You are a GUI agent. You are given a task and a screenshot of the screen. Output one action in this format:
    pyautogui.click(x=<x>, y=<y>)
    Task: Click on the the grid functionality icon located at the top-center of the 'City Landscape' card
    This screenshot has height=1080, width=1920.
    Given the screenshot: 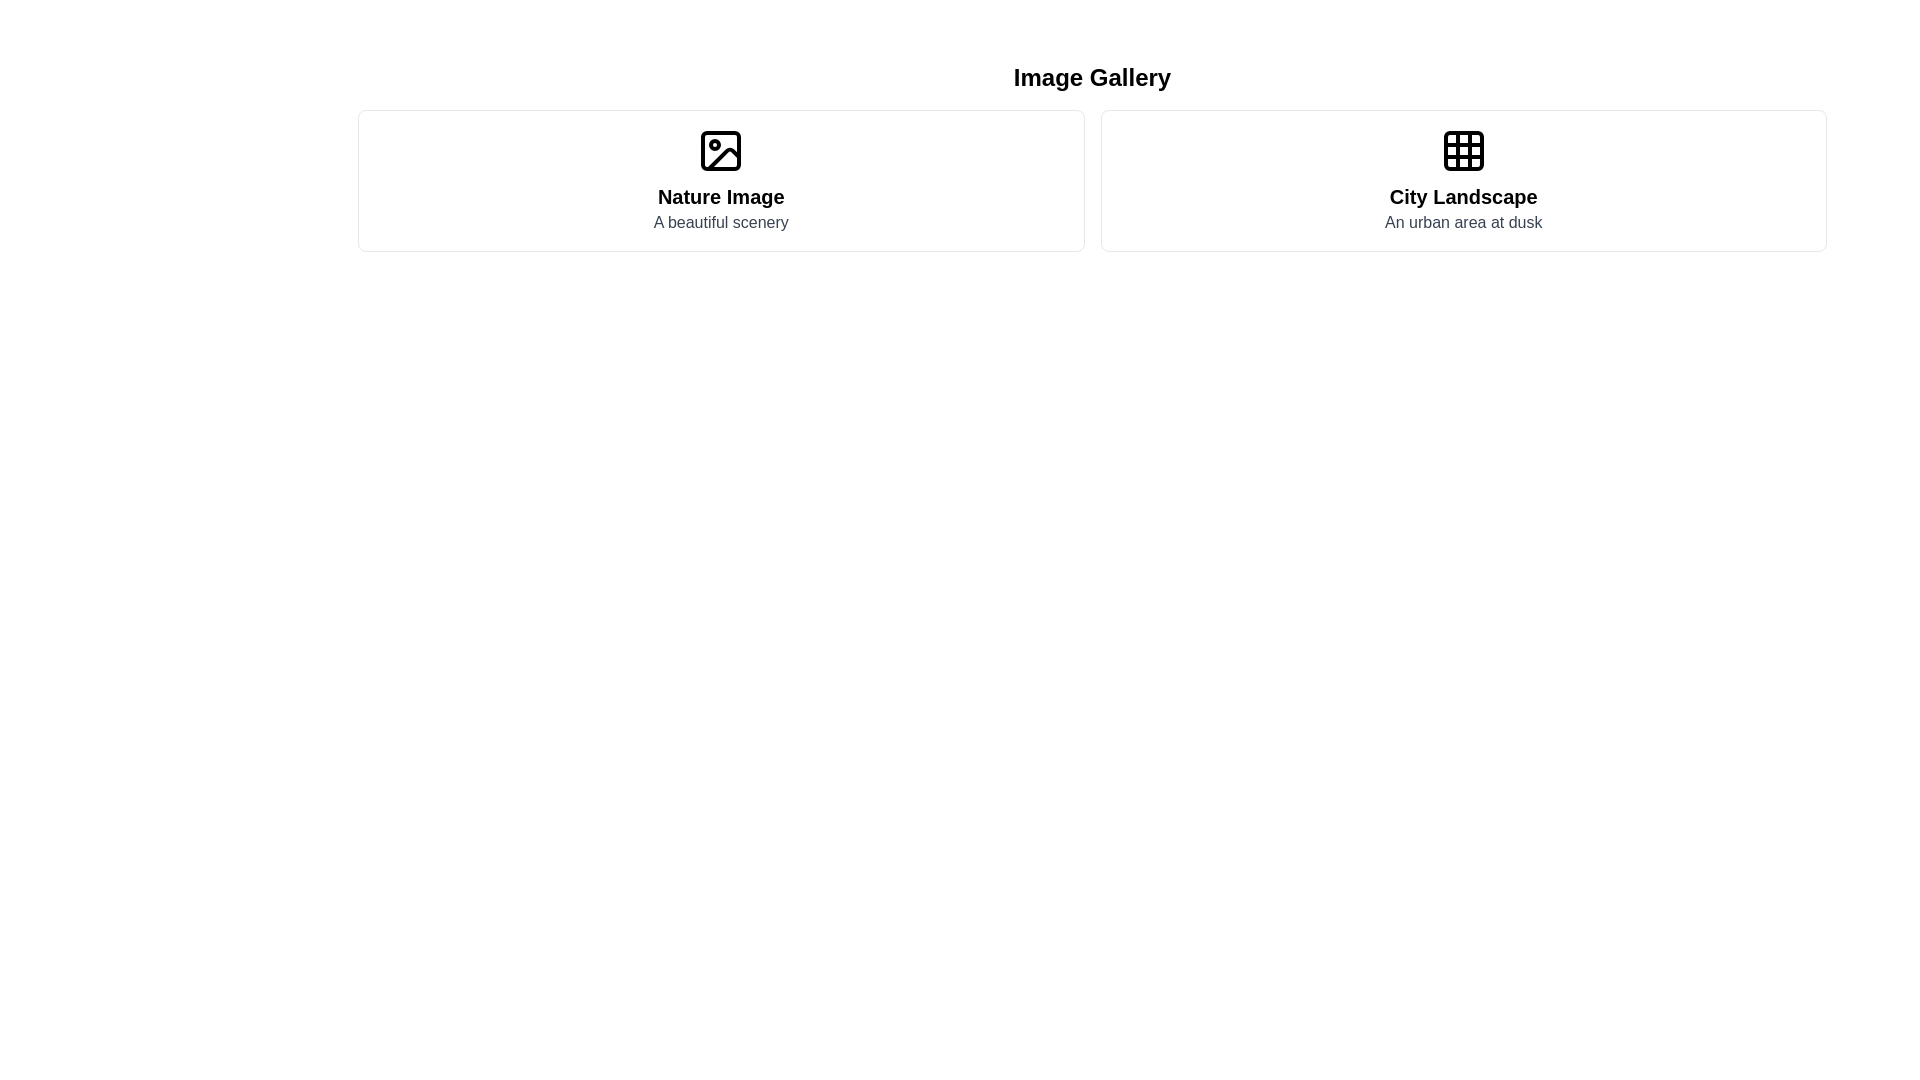 What is the action you would take?
    pyautogui.click(x=1463, y=149)
    